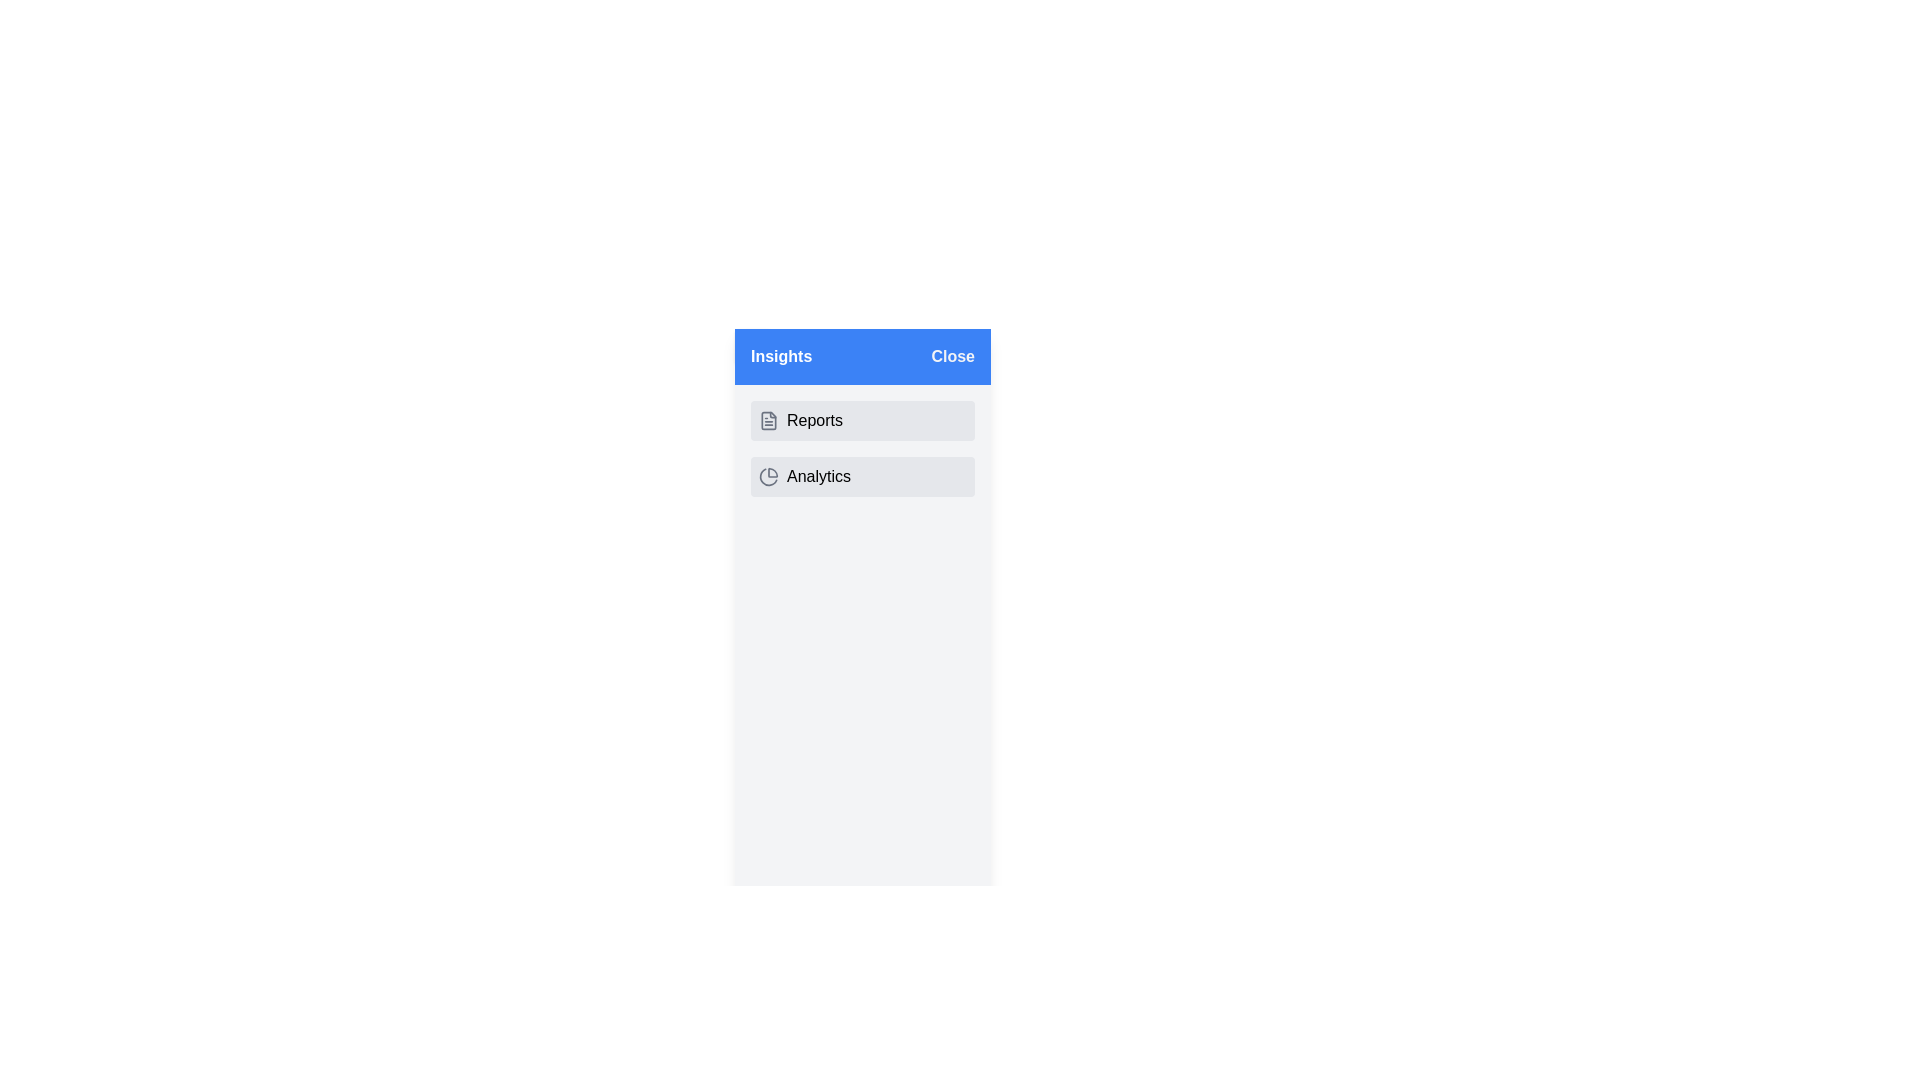 This screenshot has height=1080, width=1920. Describe the element at coordinates (863, 356) in the screenshot. I see `the 'Insights' label in the header bar at the top of the side menu for contextual information` at that location.